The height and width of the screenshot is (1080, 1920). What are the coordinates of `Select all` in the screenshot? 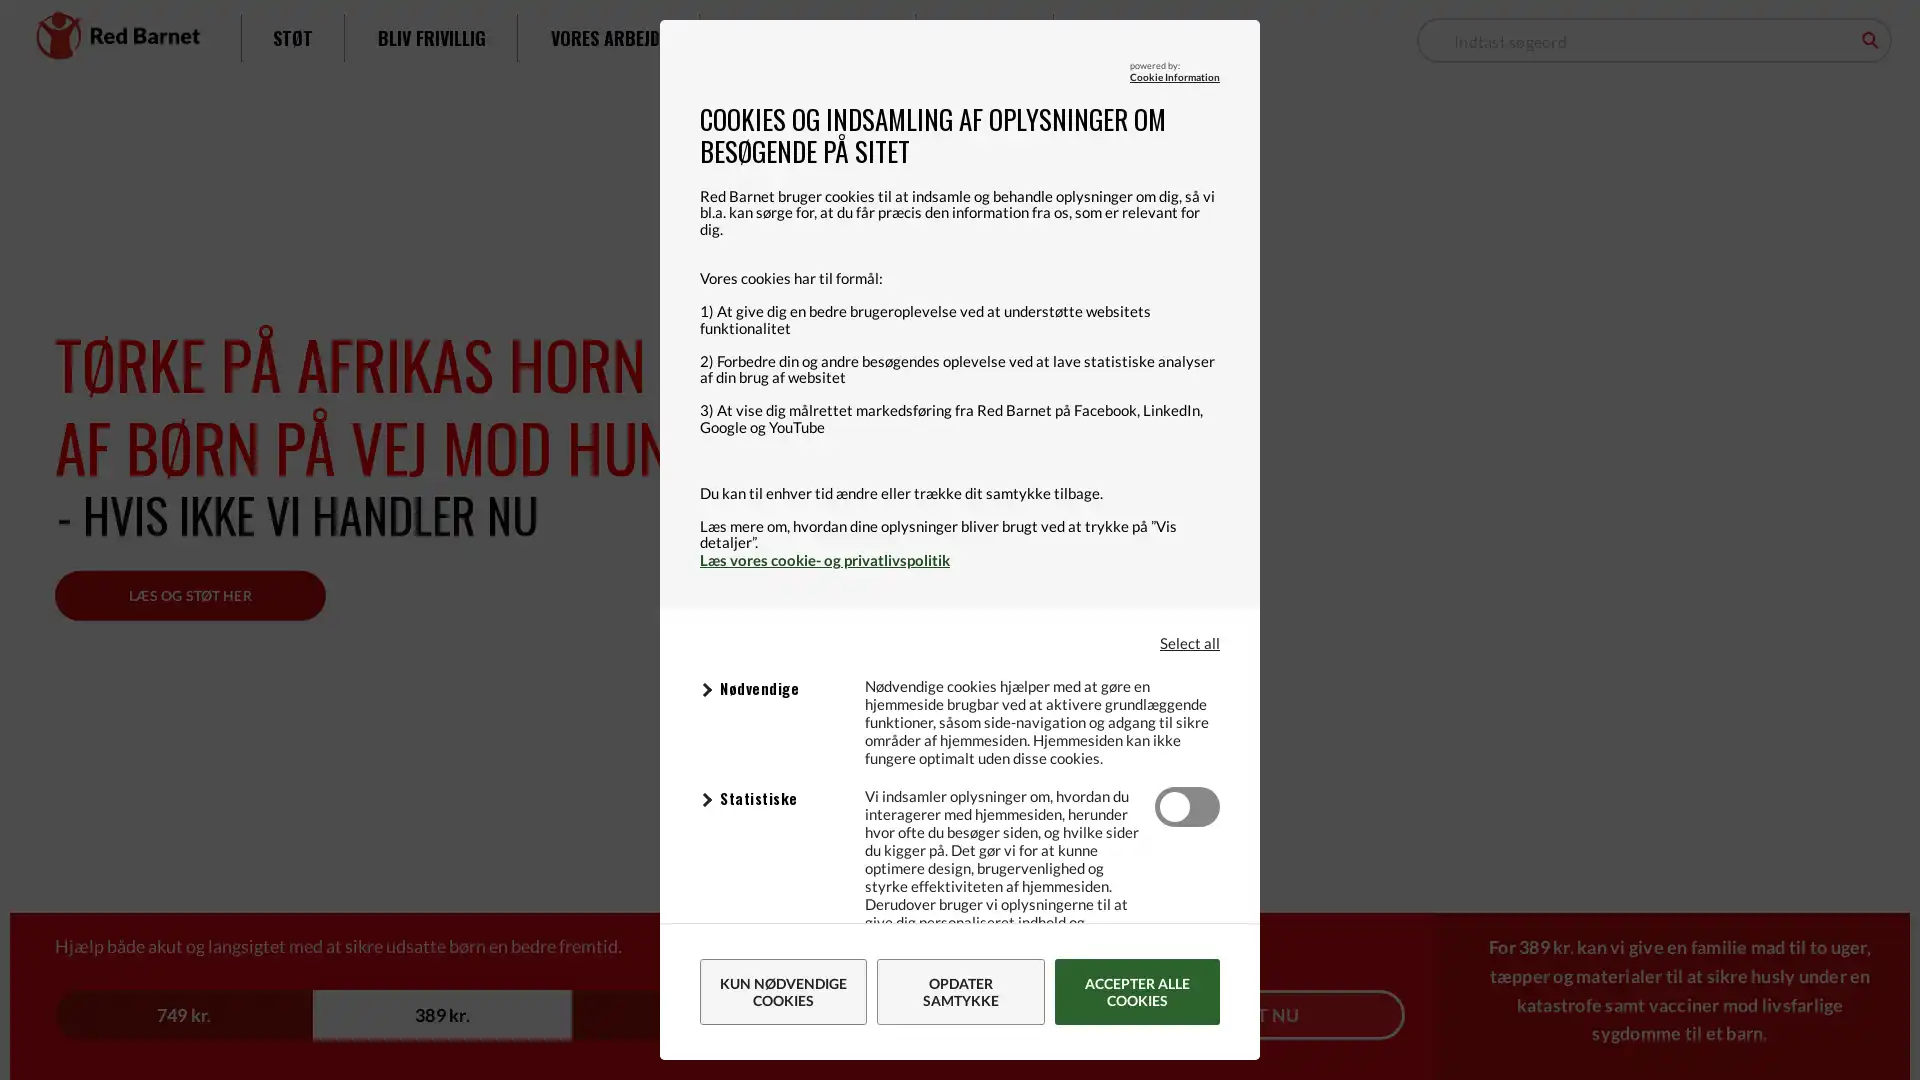 It's located at (1190, 641).